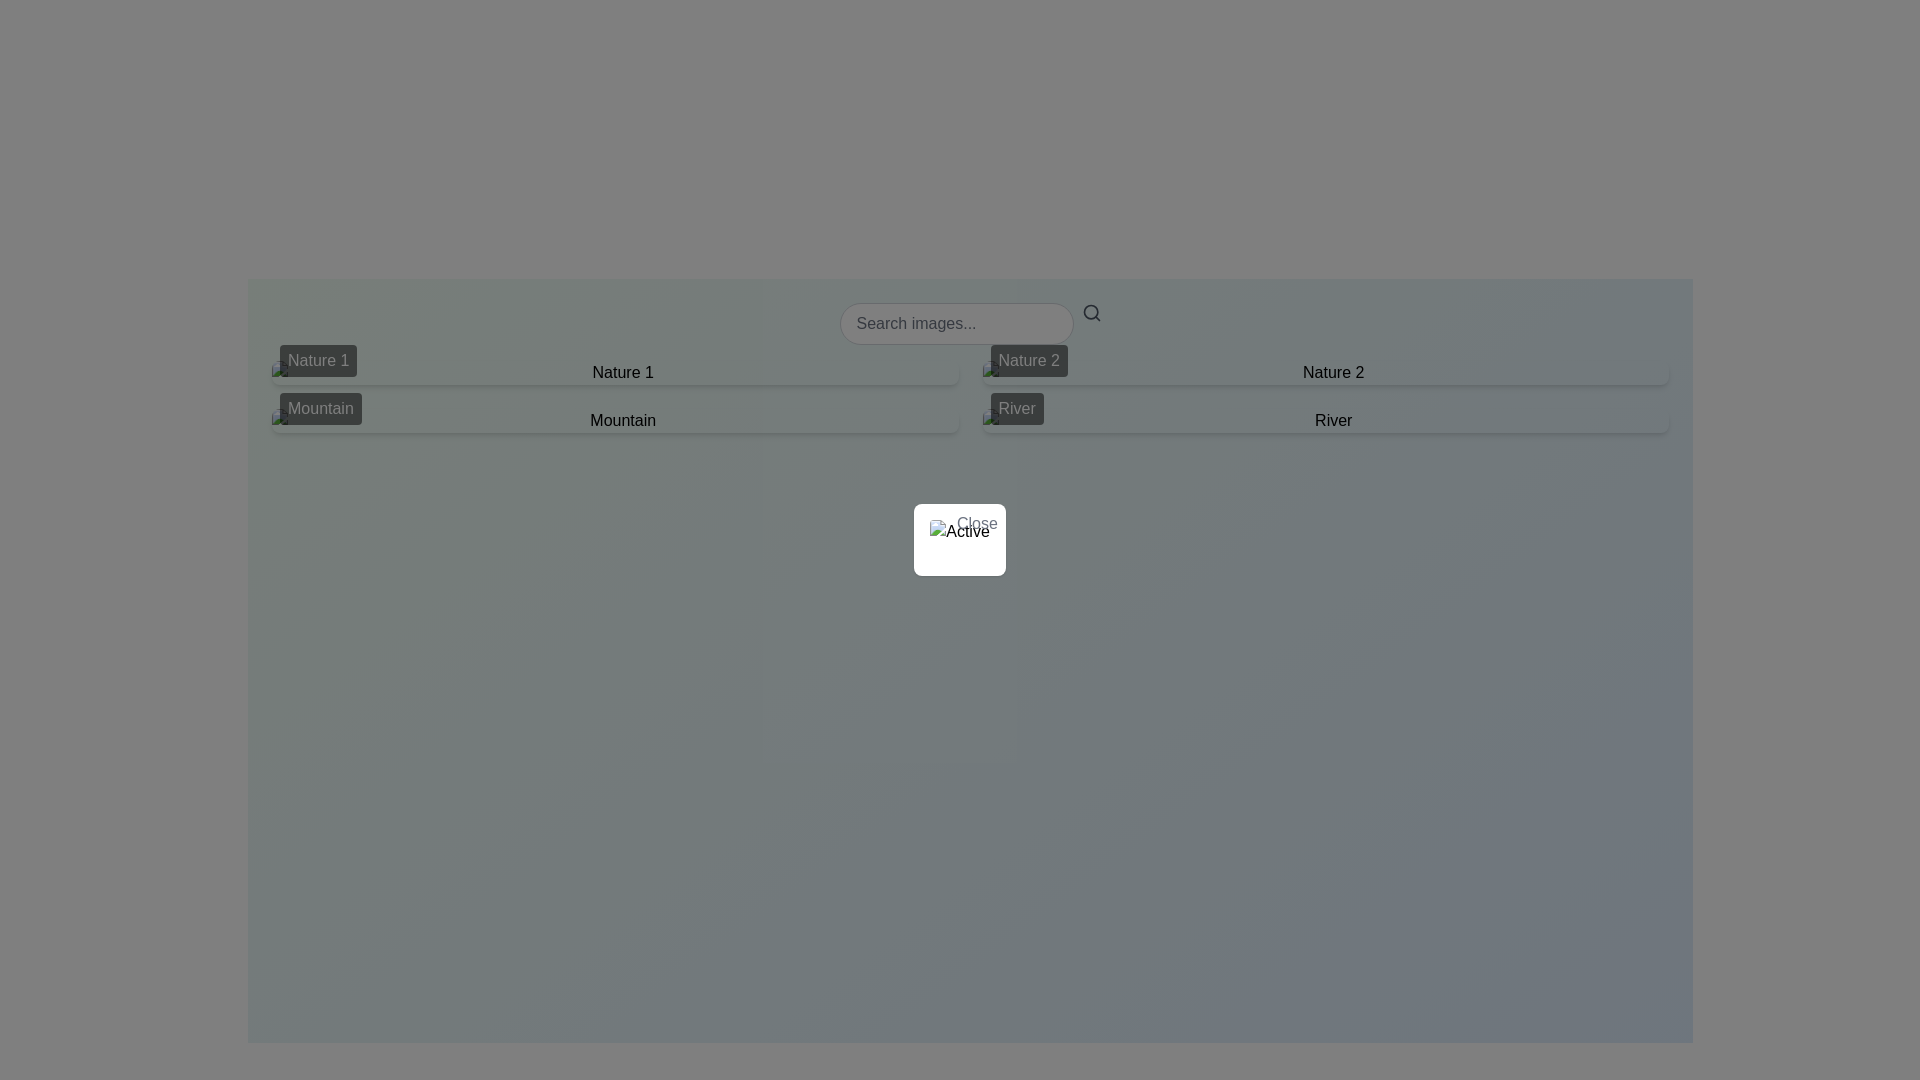 The width and height of the screenshot is (1920, 1080). I want to click on the 'Nature 1' selectable content tile, which is the first item in the grid layout, styled with a white font on a semi-transparent black background, so click(614, 373).